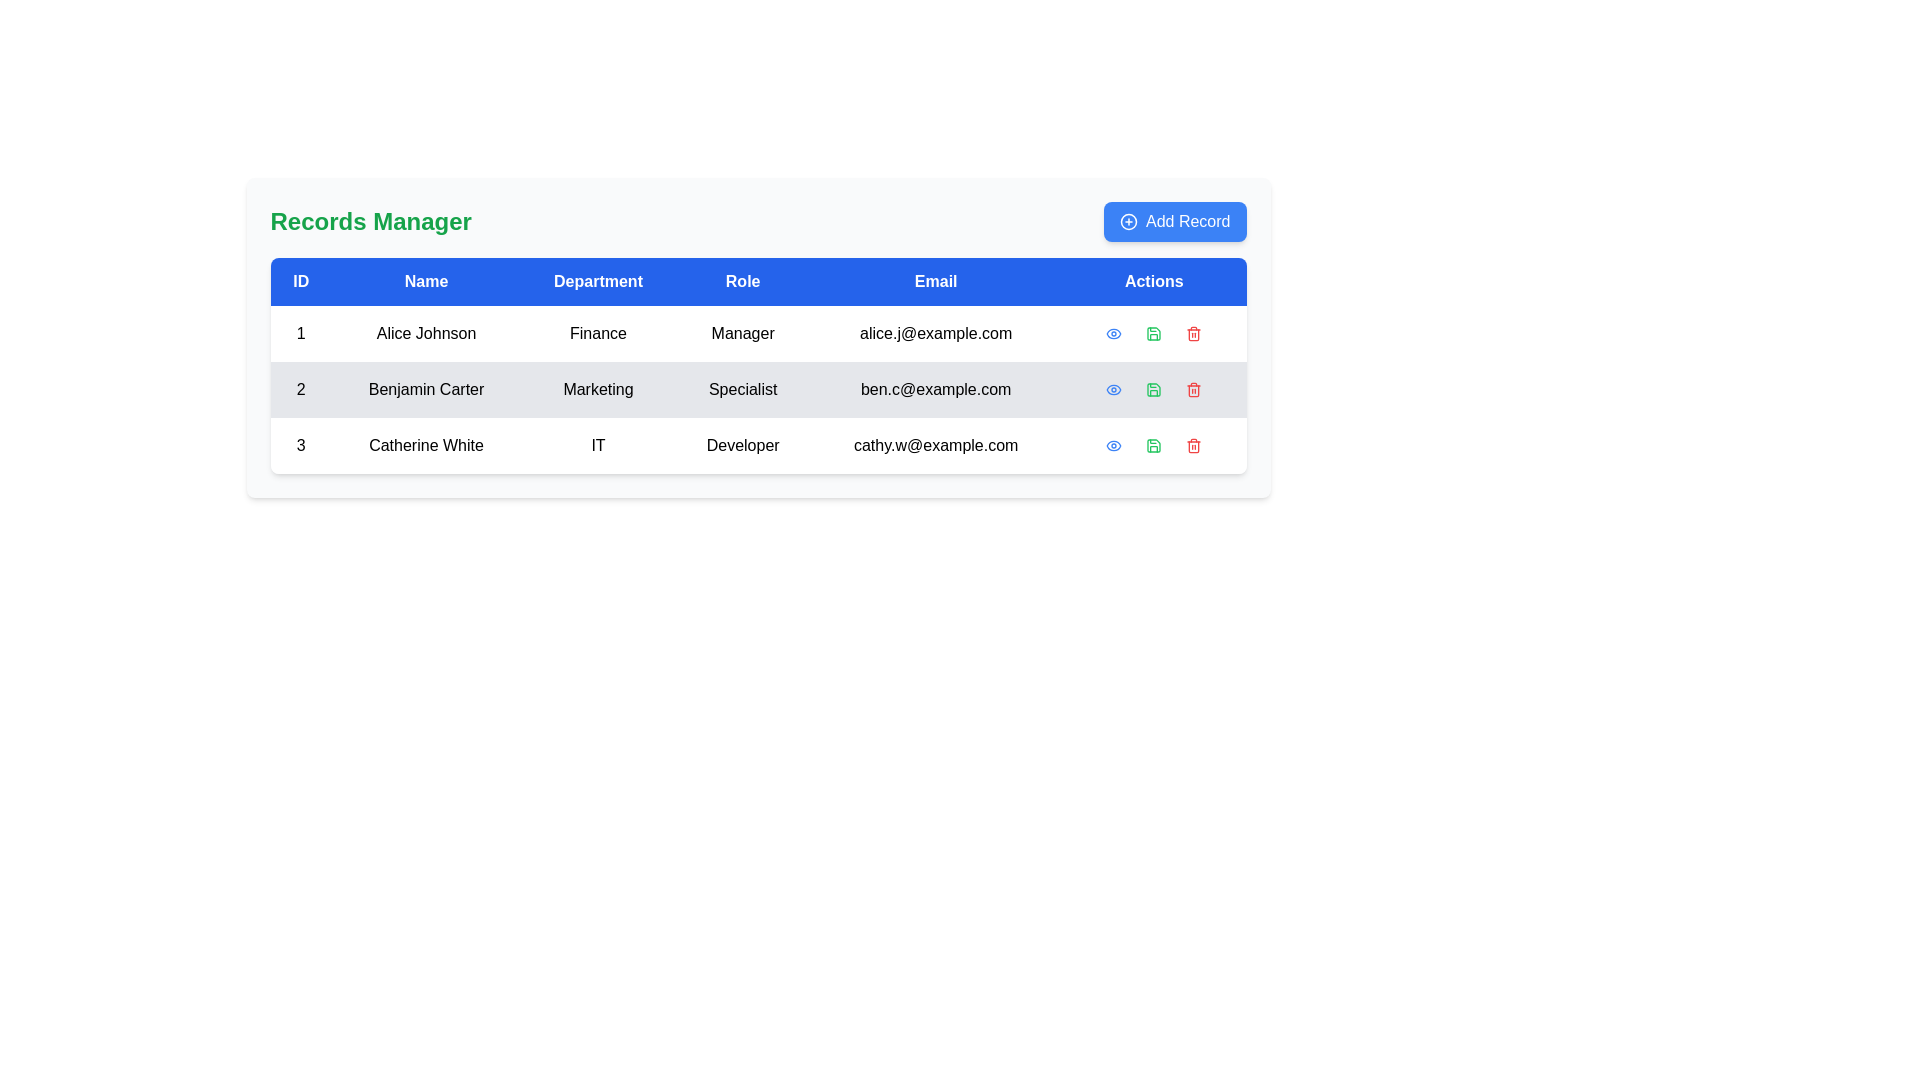 The width and height of the screenshot is (1920, 1080). I want to click on the text label that identifies the record, so click(300, 389).